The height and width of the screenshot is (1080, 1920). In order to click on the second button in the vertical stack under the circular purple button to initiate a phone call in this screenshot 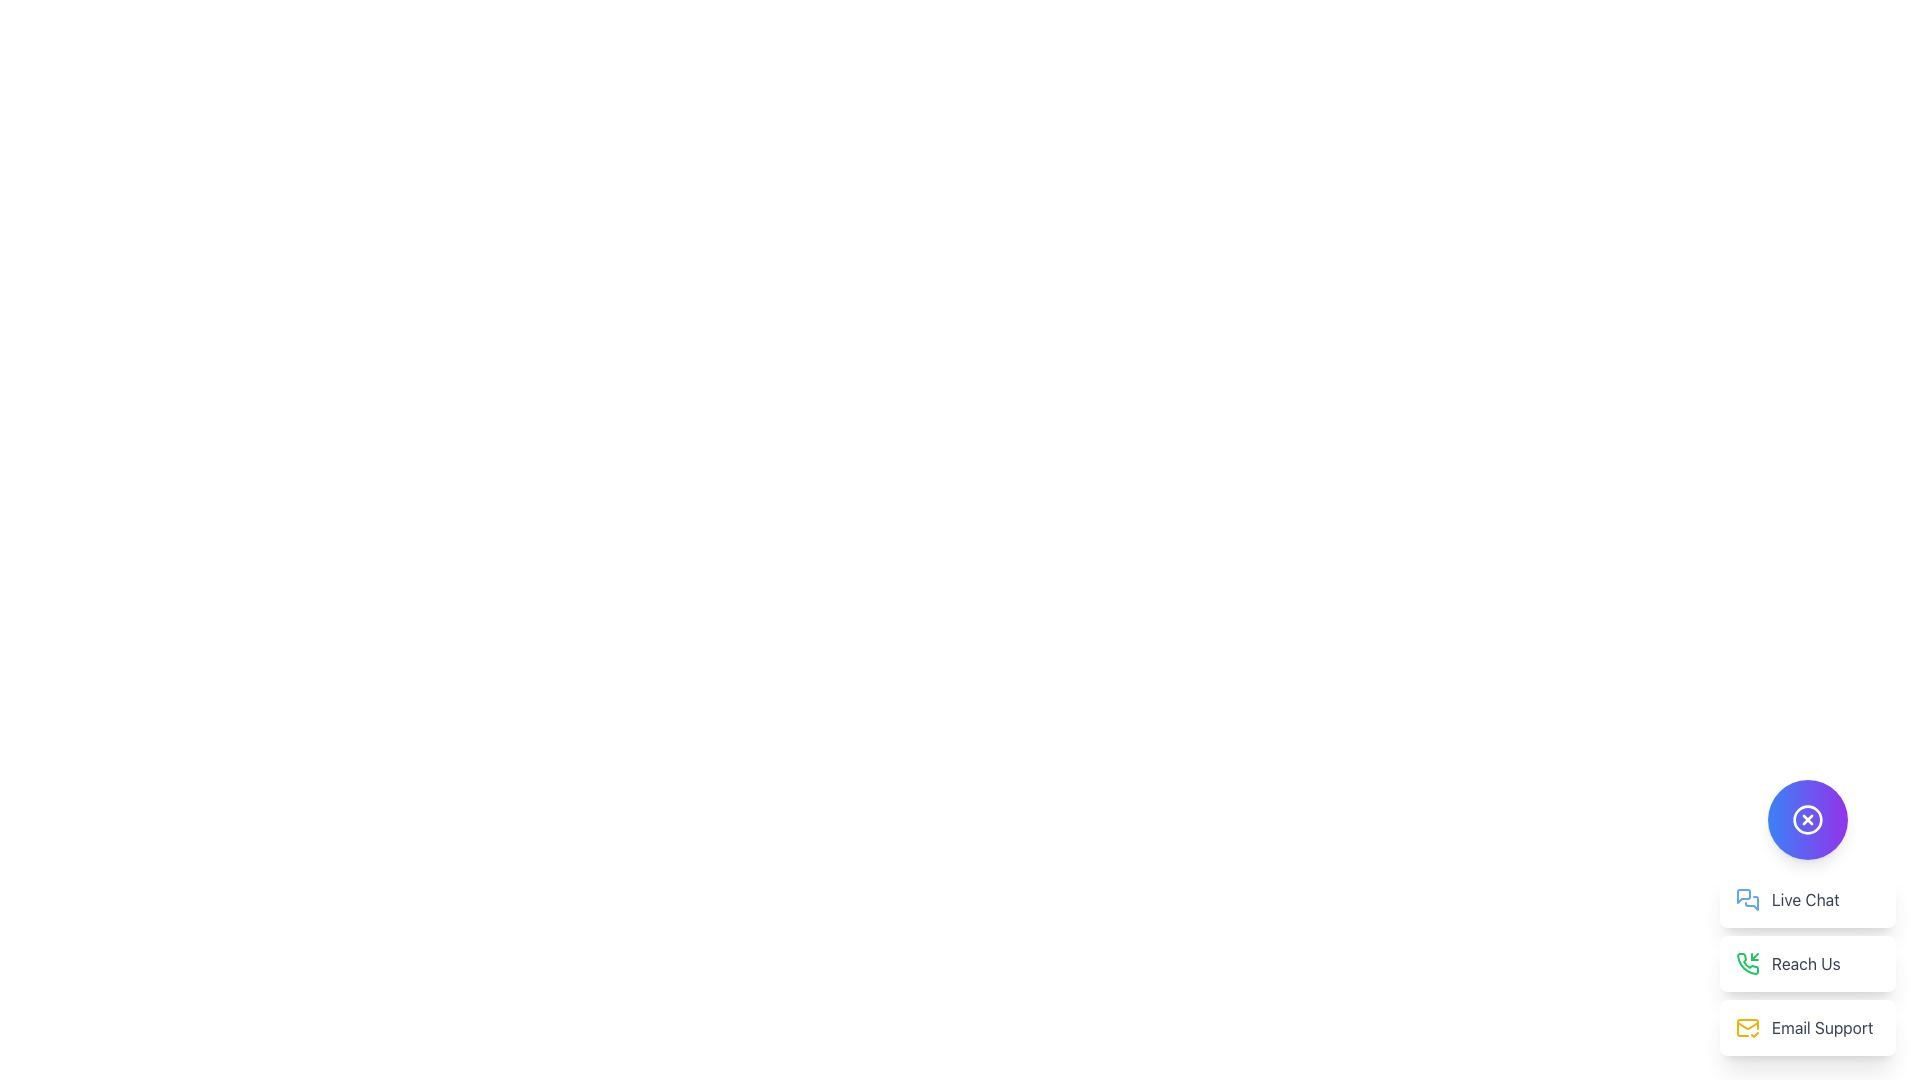, I will do `click(1808, 963)`.